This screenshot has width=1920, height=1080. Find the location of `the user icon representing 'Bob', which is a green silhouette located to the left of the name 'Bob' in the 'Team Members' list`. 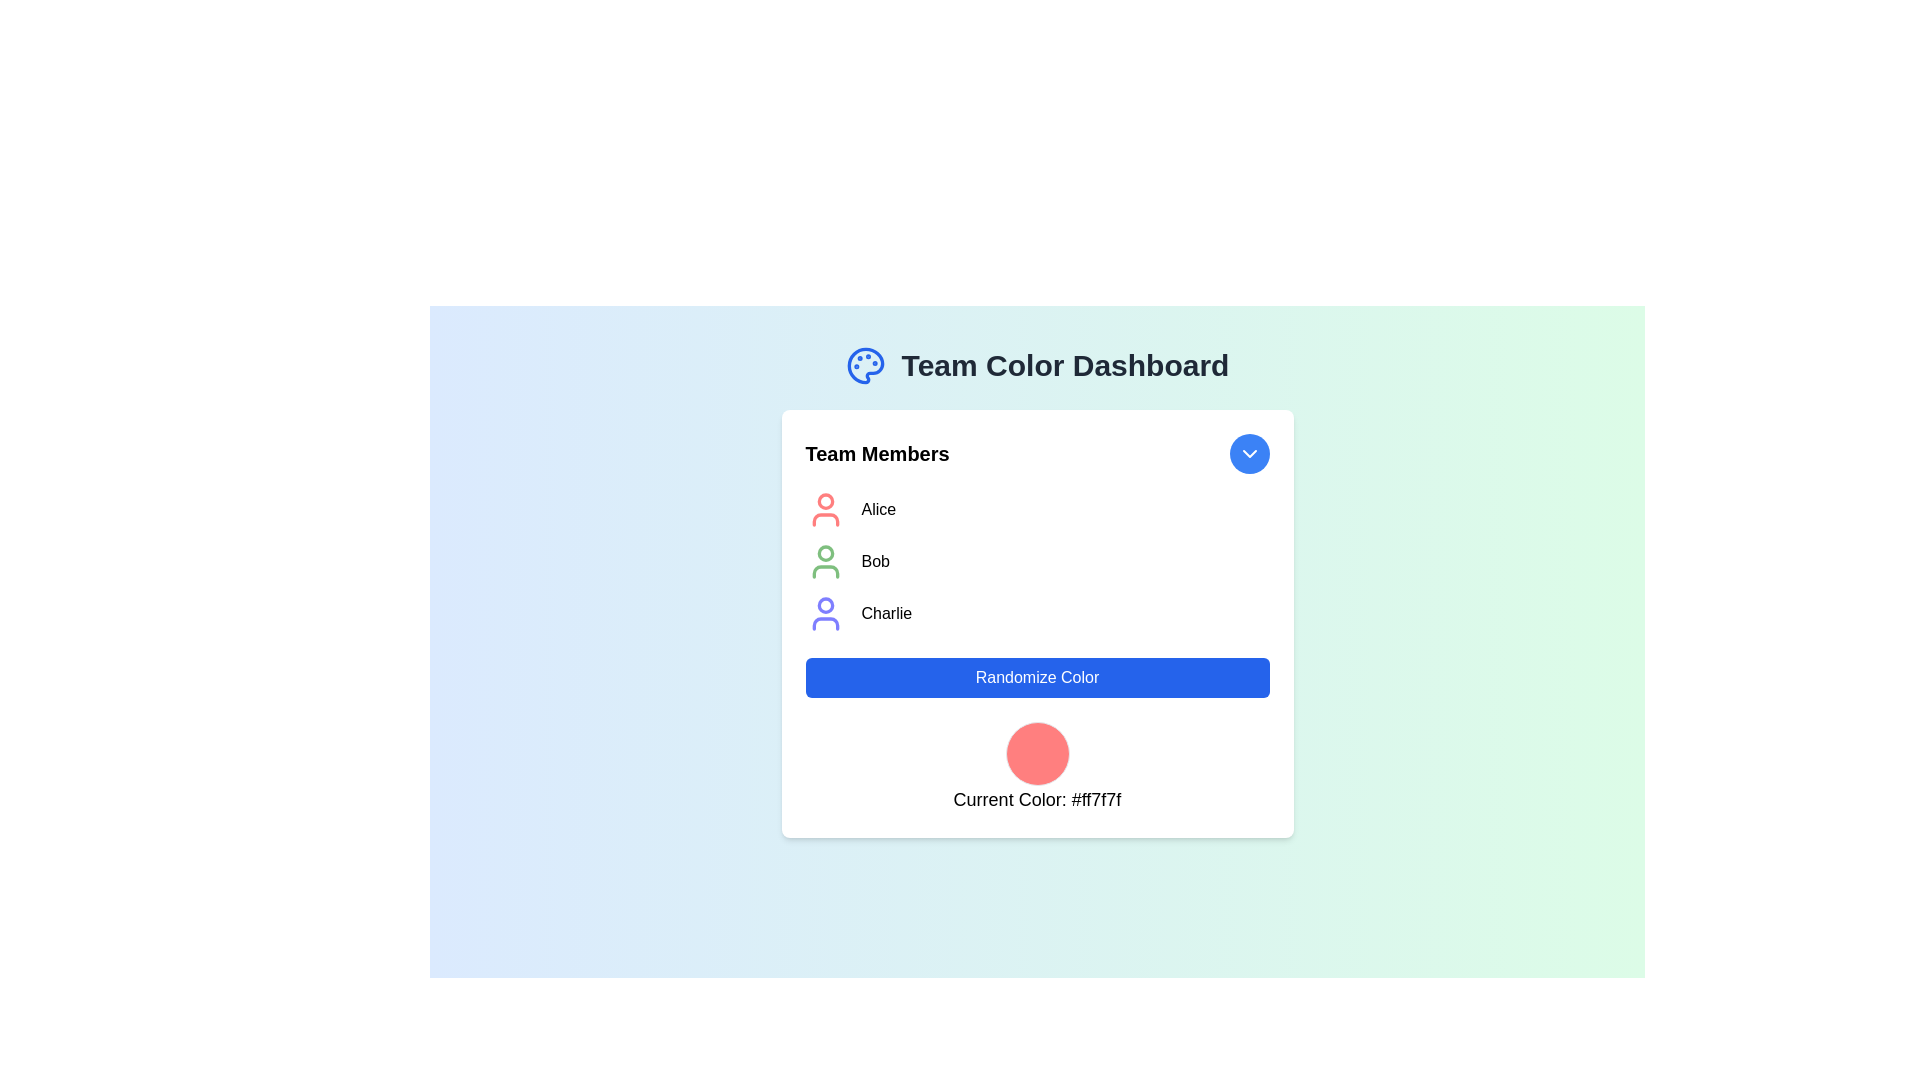

the user icon representing 'Bob', which is a green silhouette located to the left of the name 'Bob' in the 'Team Members' list is located at coordinates (825, 562).